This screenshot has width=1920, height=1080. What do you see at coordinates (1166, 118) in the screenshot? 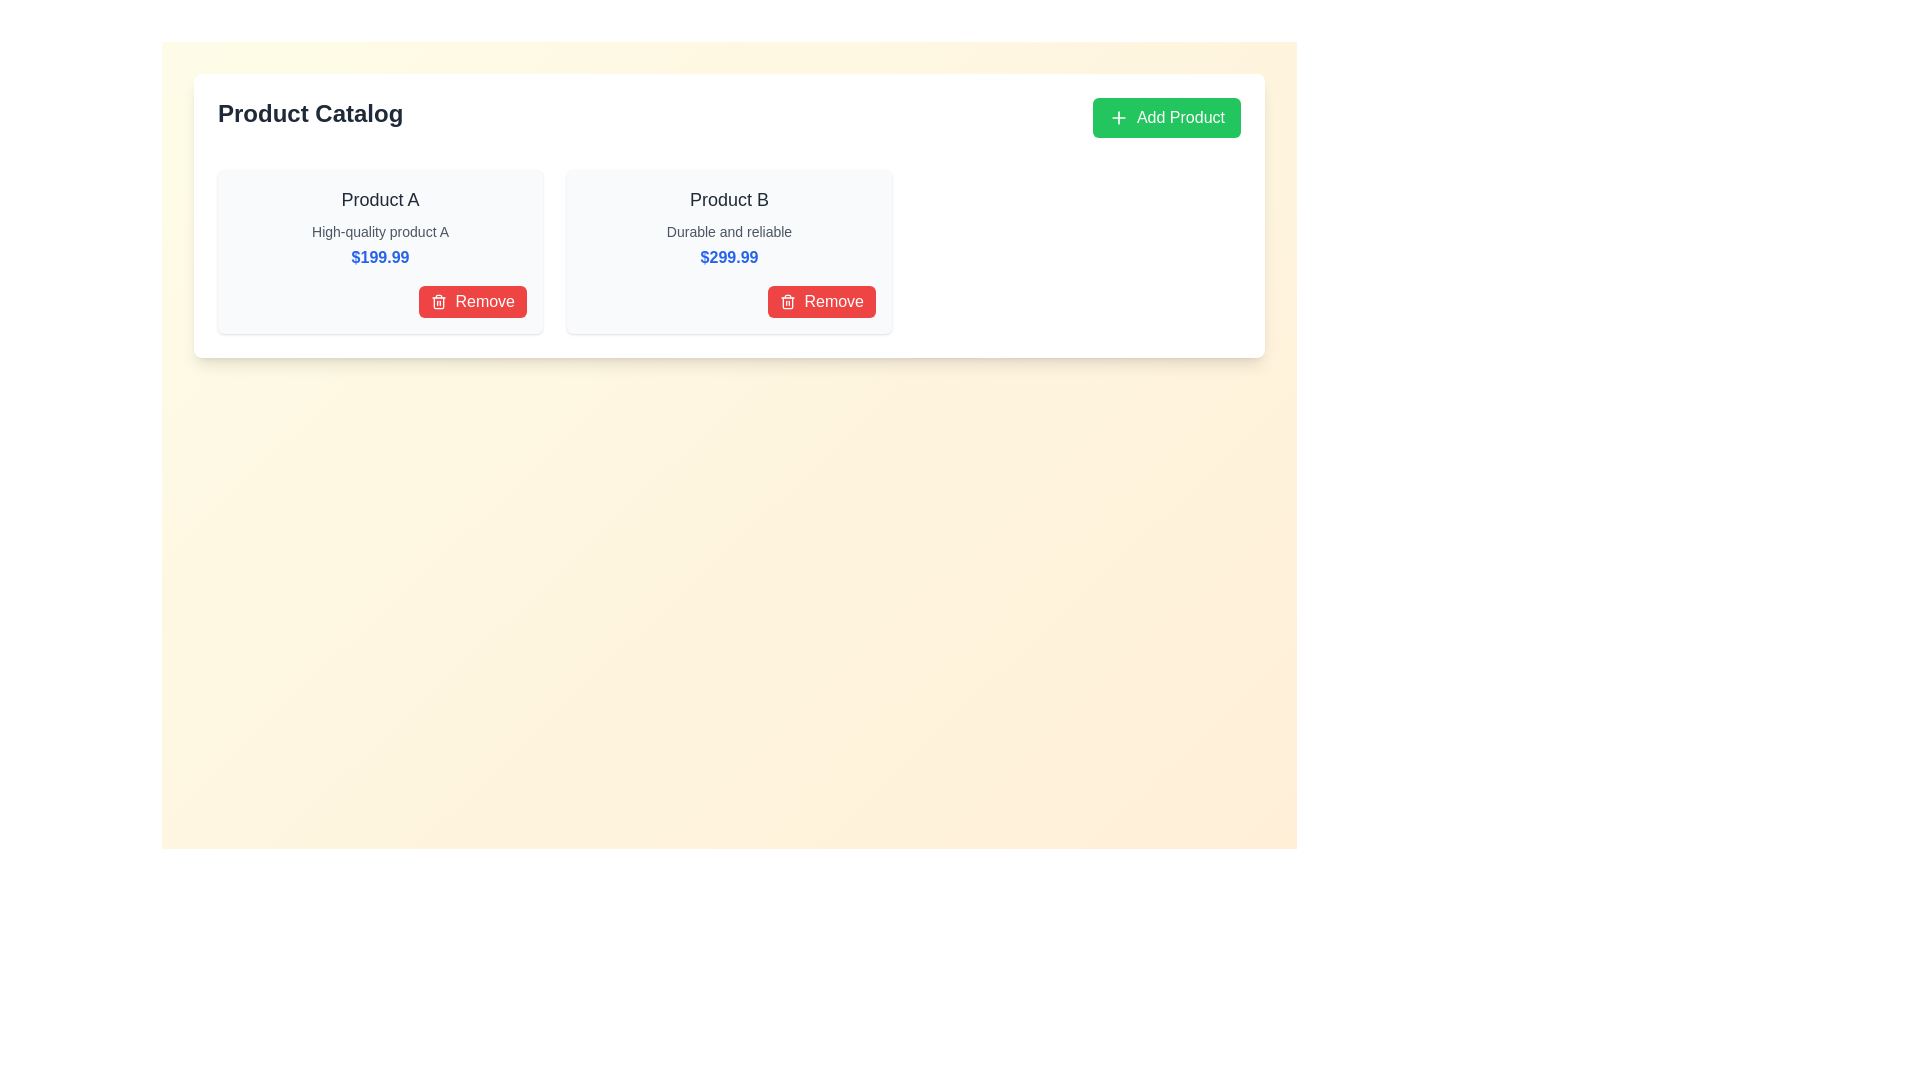
I see `the 'Add Product' button, which has a green background and white text, located in the top-right corner of the header bar labeled 'Product Catalog'` at bounding box center [1166, 118].